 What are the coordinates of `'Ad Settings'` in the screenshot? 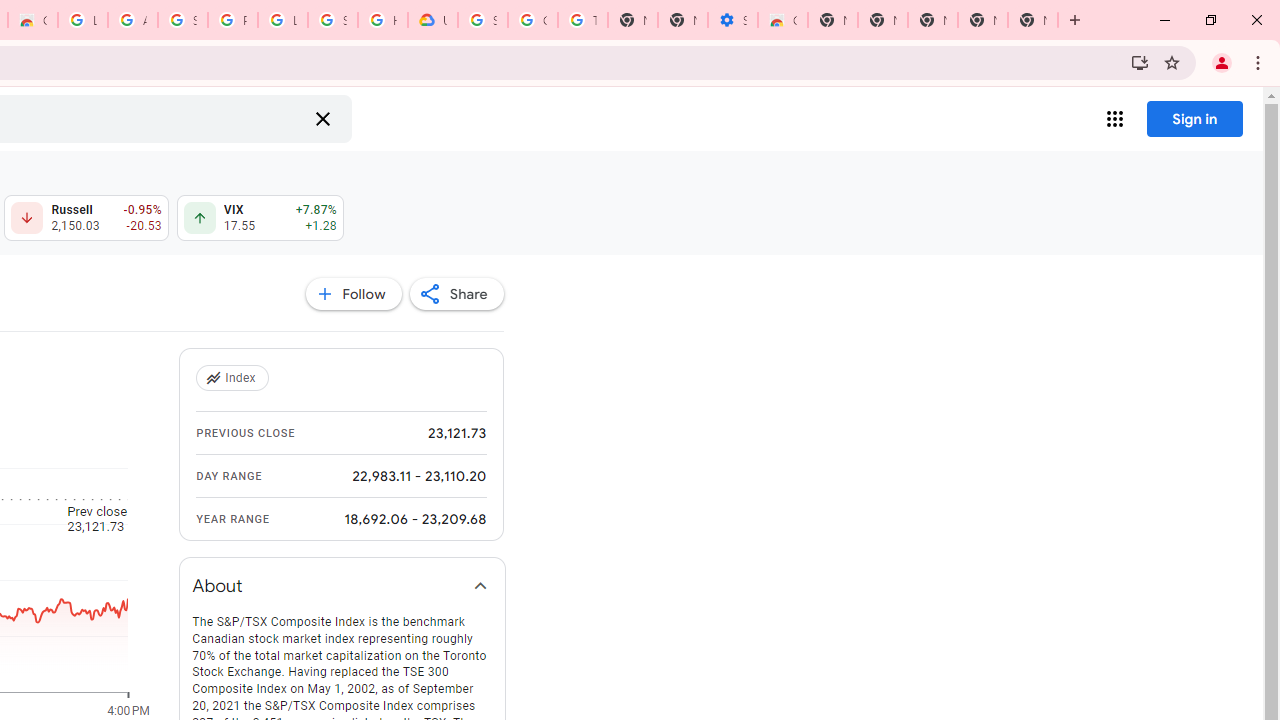 It's located at (131, 20).